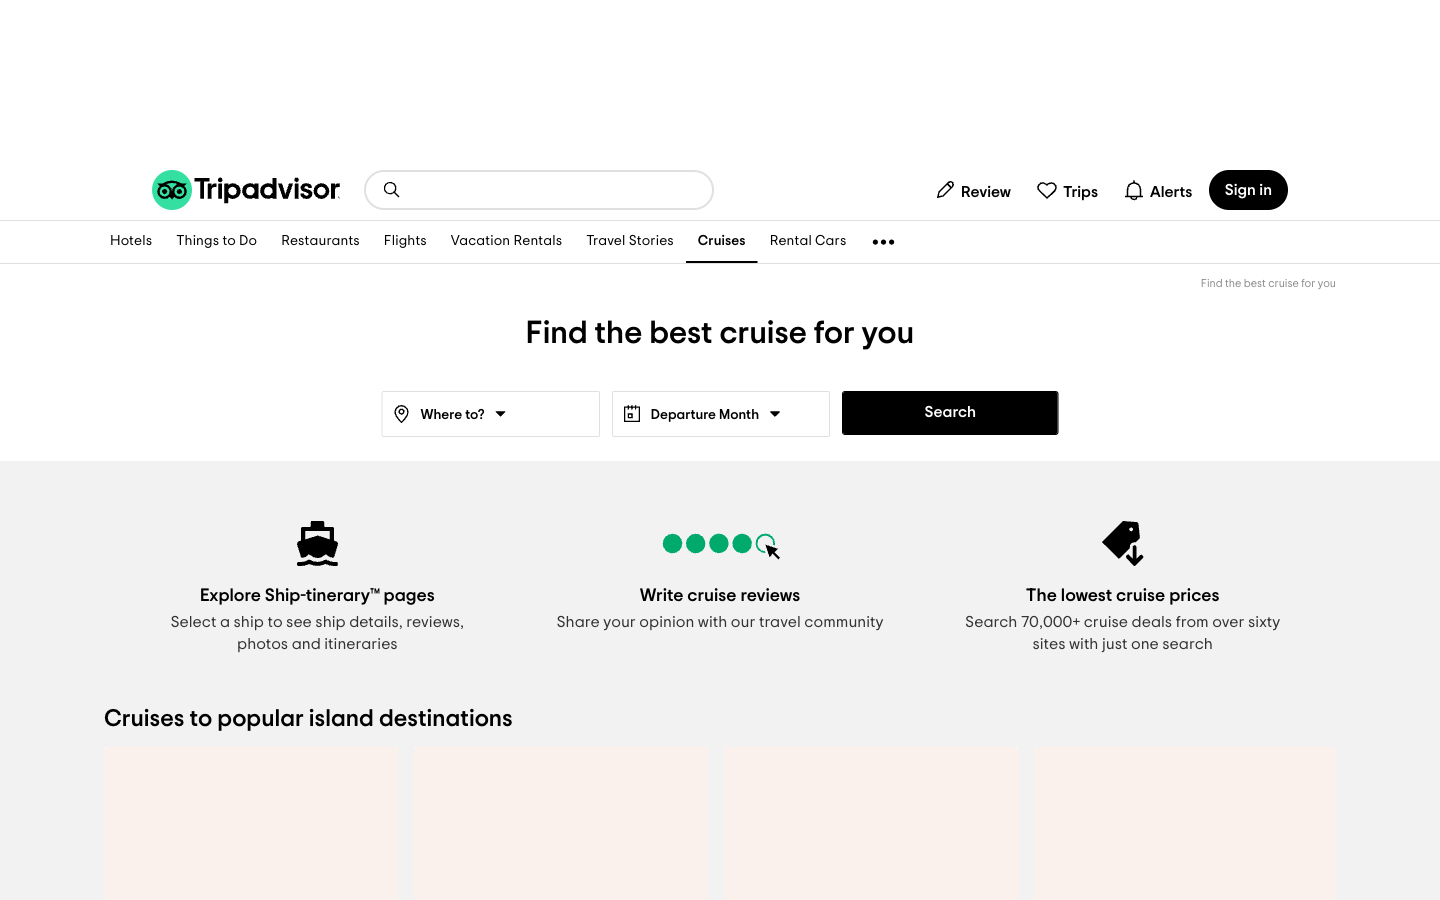 Image resolution: width=1440 pixels, height=900 pixels. I want to click on Search hotels in current place, so click(130, 241).